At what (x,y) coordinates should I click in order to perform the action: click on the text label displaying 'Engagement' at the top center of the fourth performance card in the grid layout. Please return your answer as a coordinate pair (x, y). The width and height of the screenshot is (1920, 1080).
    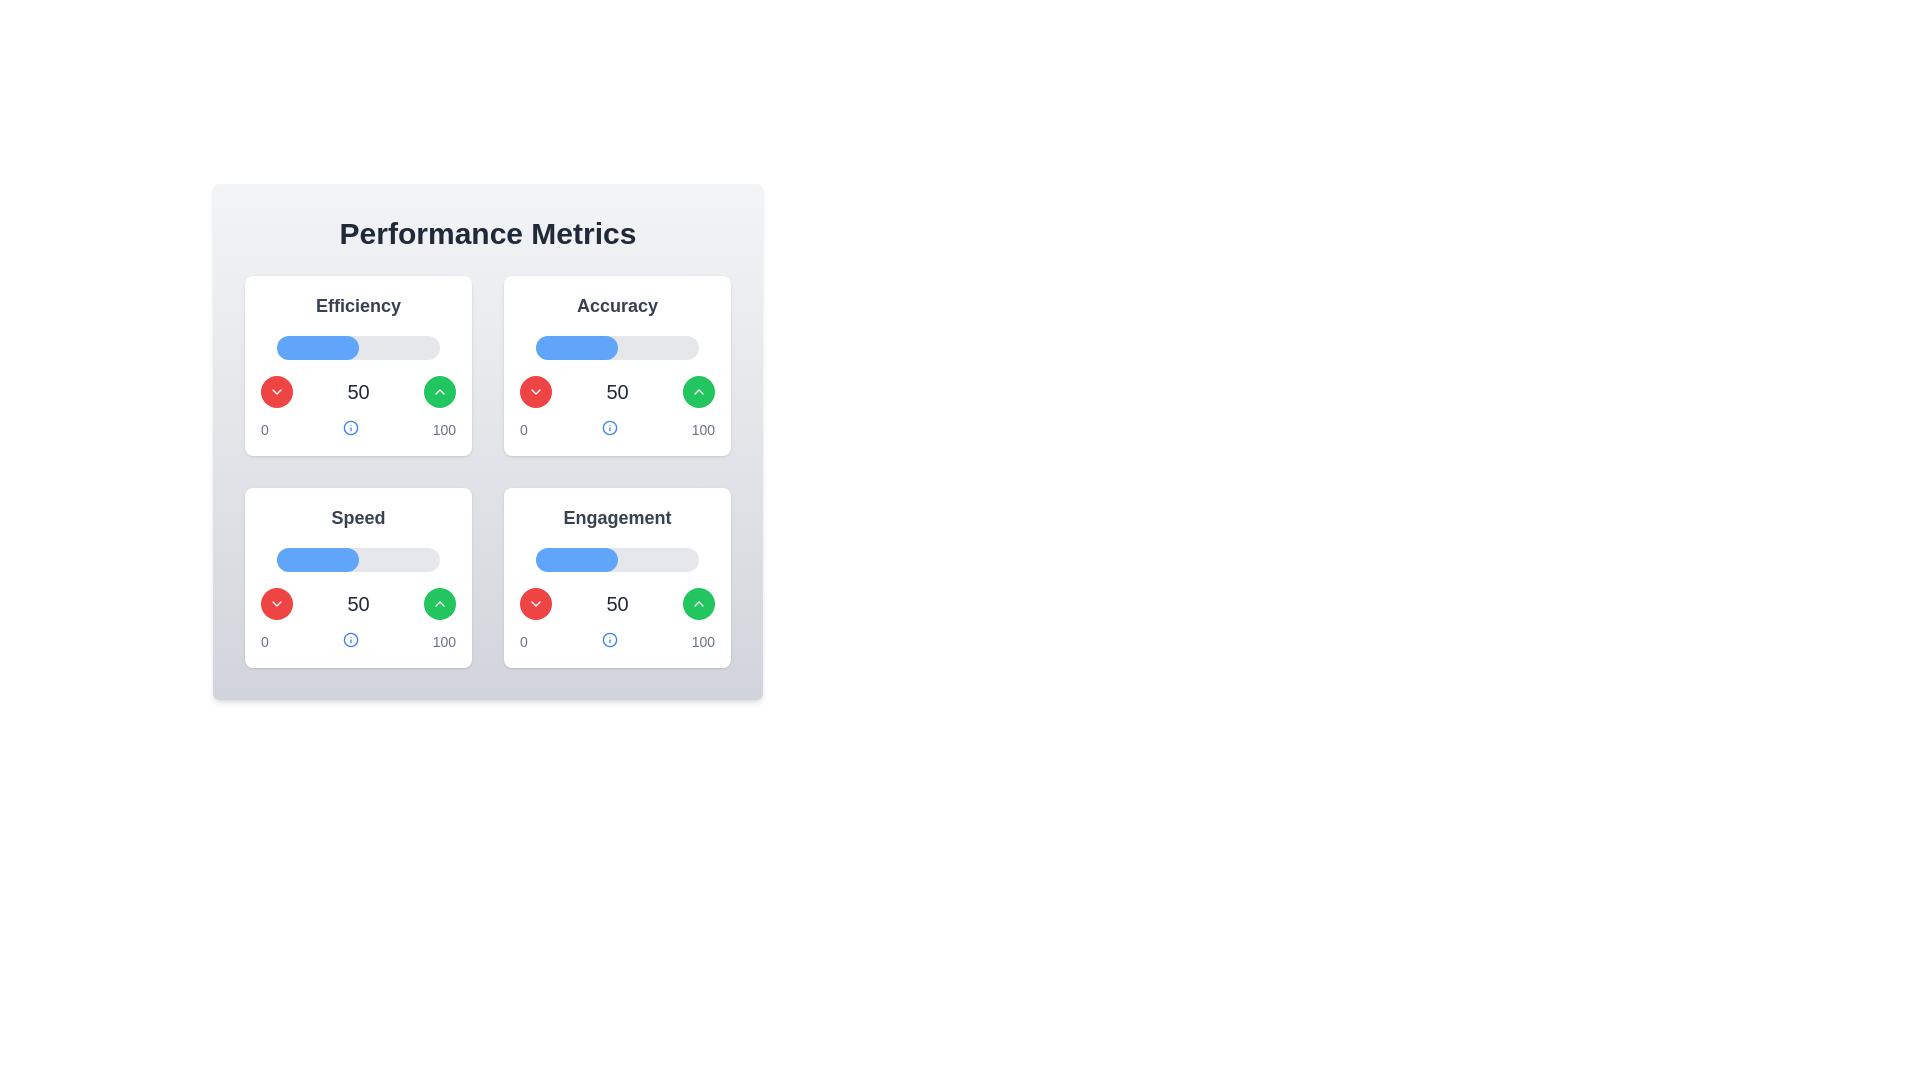
    Looking at the image, I should click on (616, 516).